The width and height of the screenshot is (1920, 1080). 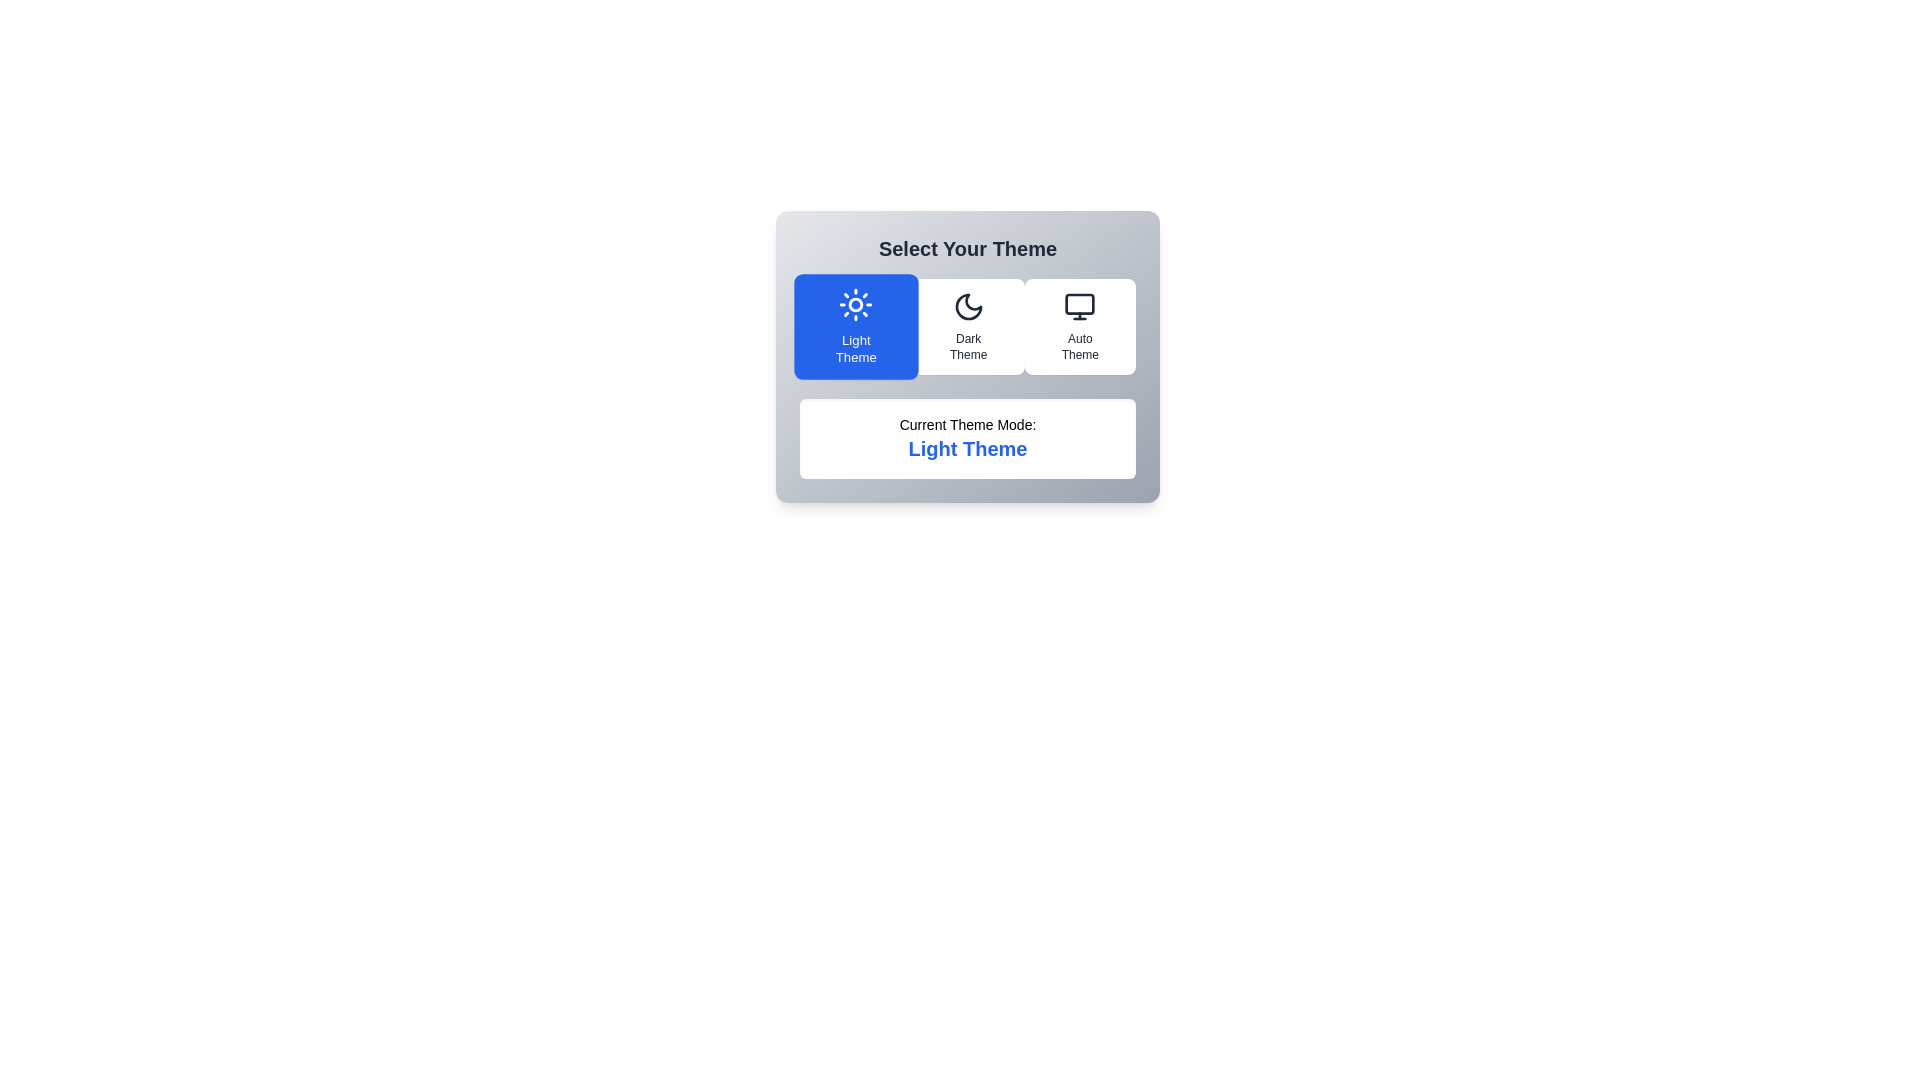 I want to click on the theme Dark Theme by clicking on its corresponding button, so click(x=968, y=326).